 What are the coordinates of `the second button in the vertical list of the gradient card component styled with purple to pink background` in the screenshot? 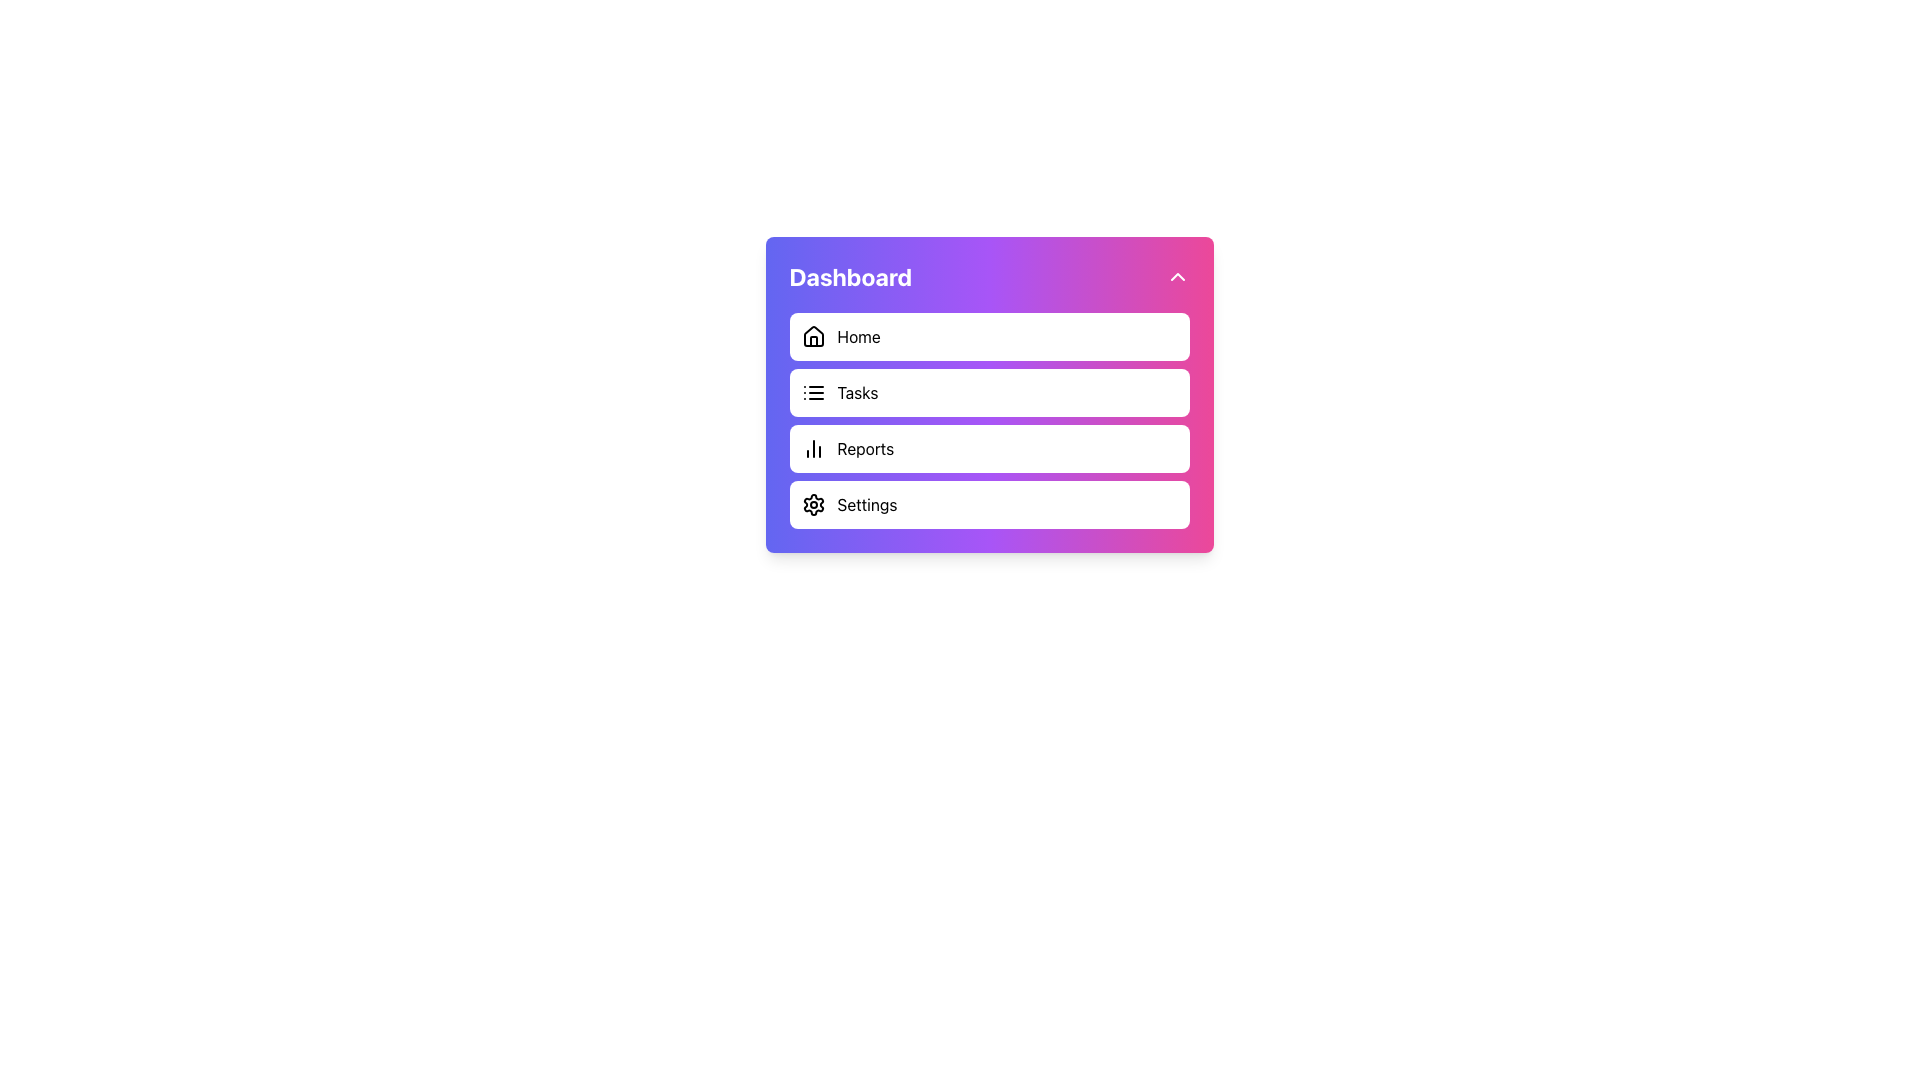 It's located at (989, 394).